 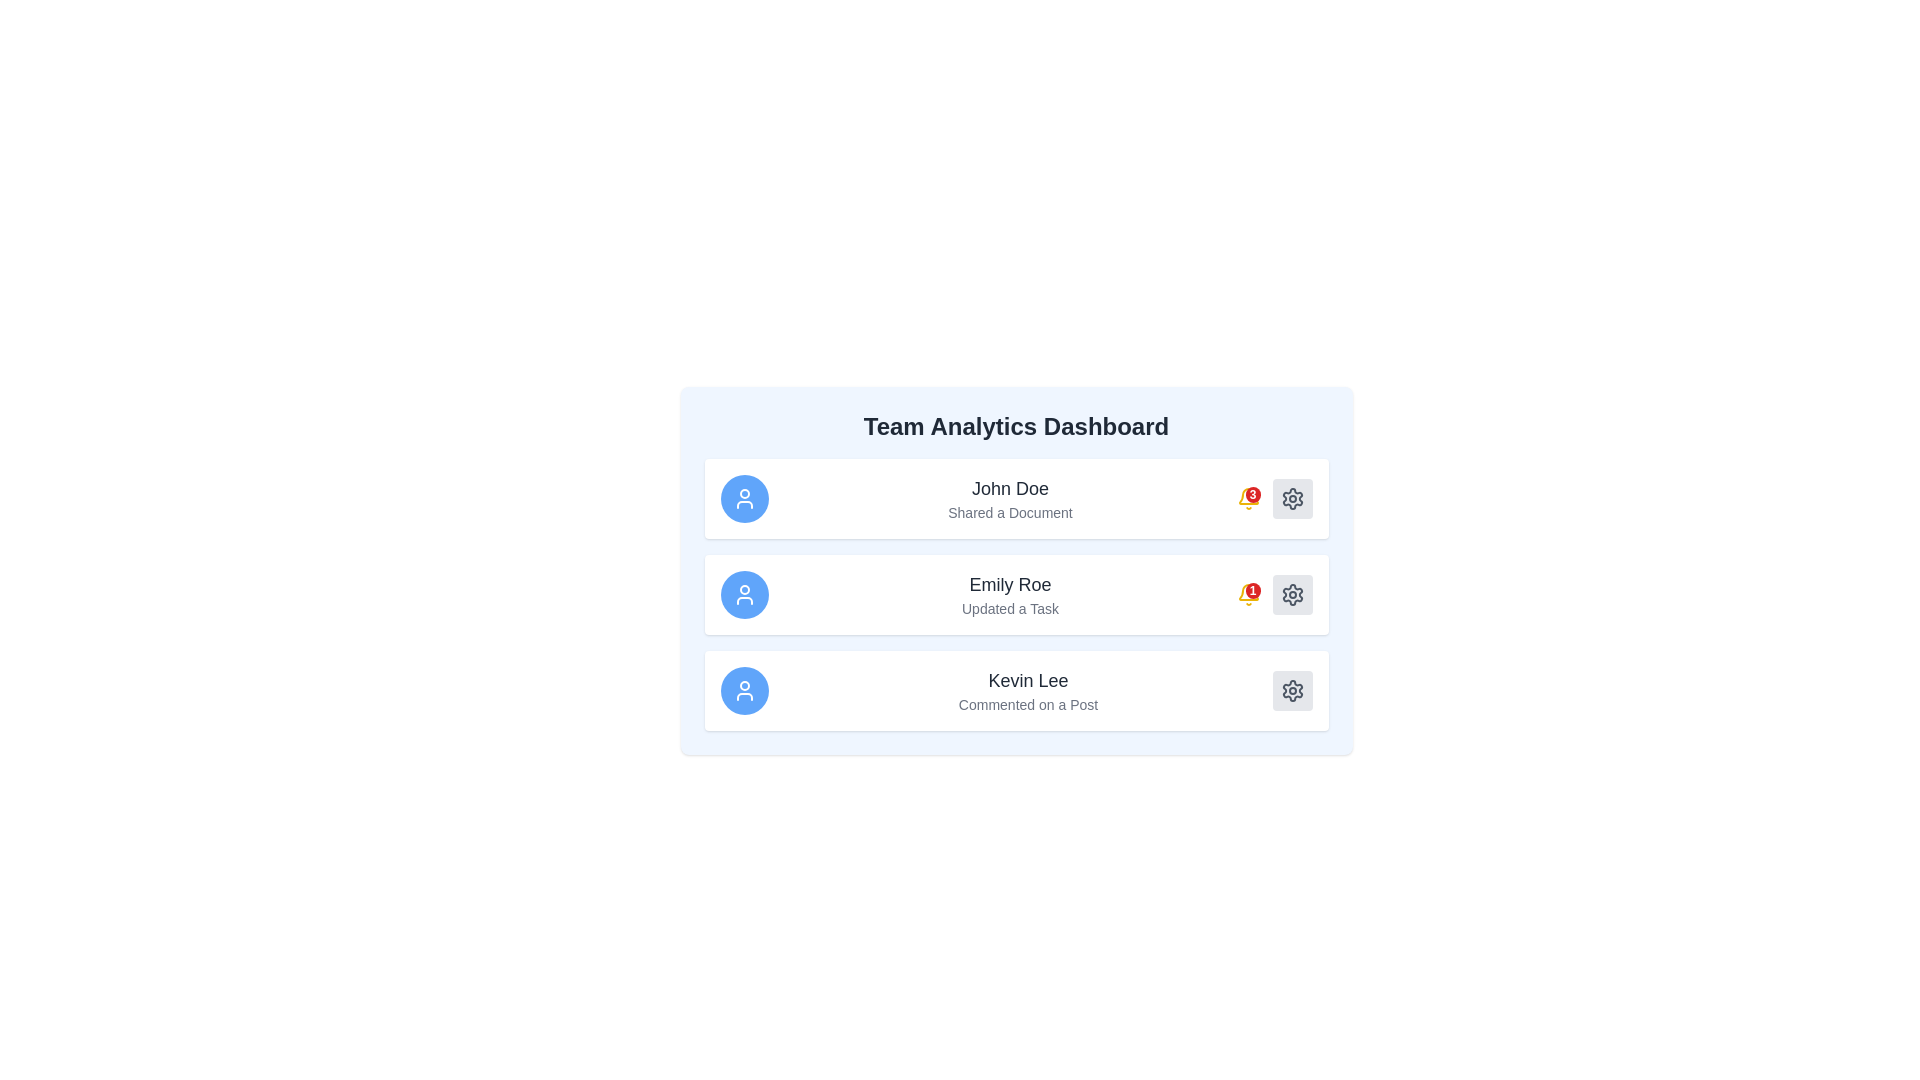 What do you see at coordinates (1247, 497) in the screenshot?
I see `the yellow bell notification icon with a red badge showing '3'` at bounding box center [1247, 497].